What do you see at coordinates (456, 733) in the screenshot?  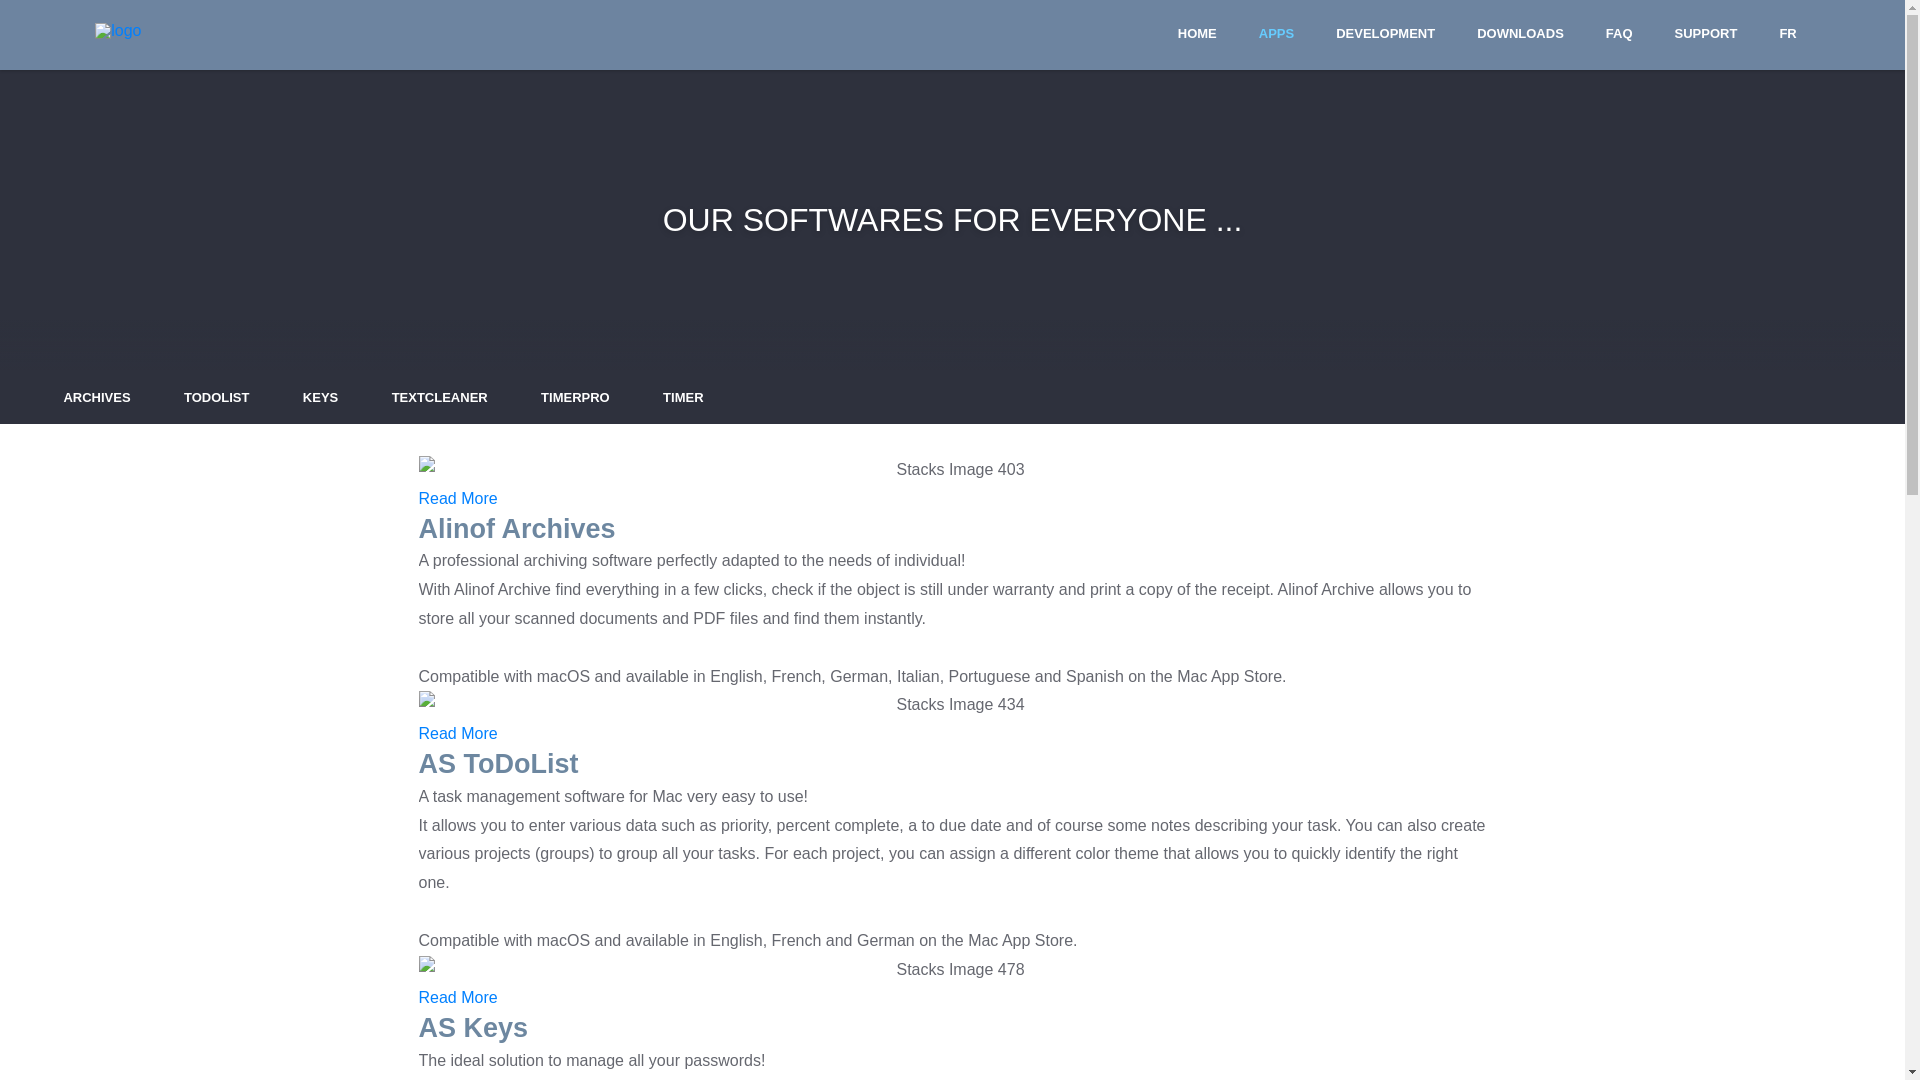 I see `'Read More'` at bounding box center [456, 733].